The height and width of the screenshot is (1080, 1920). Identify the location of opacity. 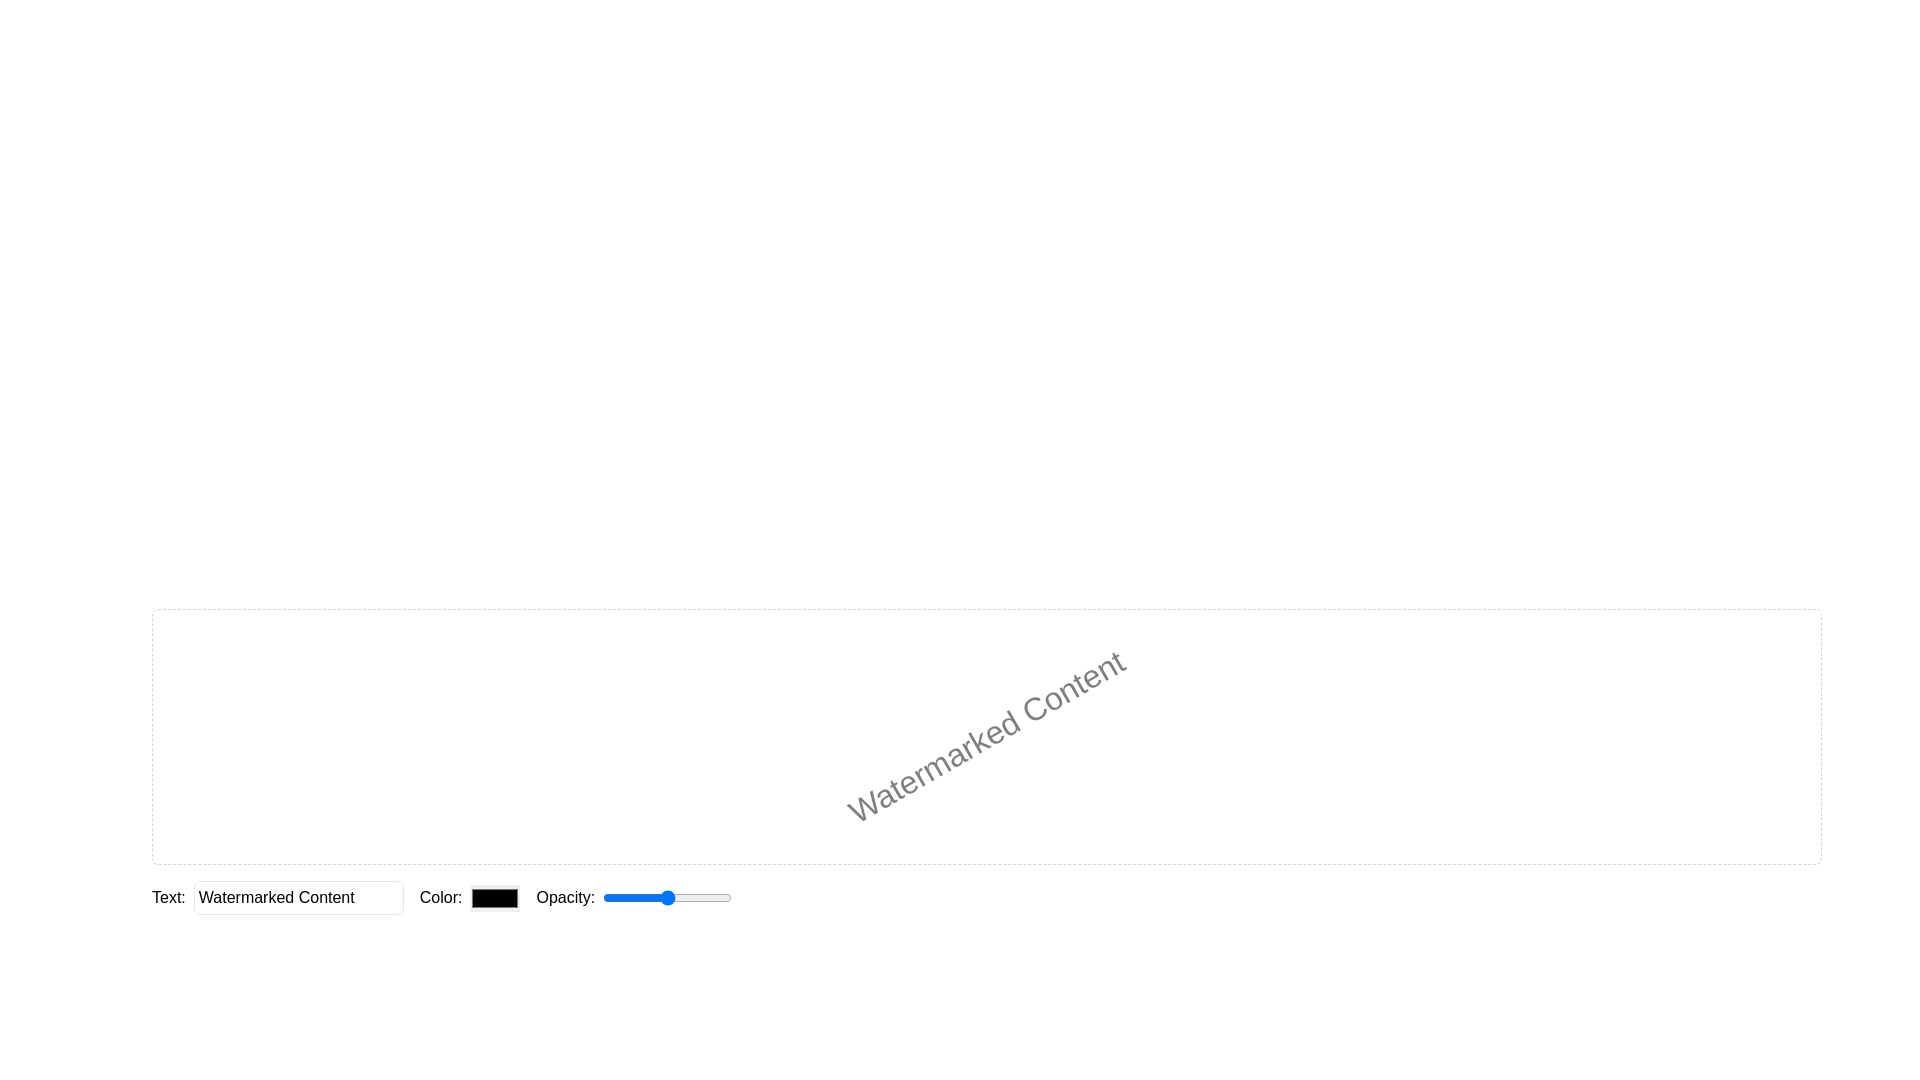
(612, 897).